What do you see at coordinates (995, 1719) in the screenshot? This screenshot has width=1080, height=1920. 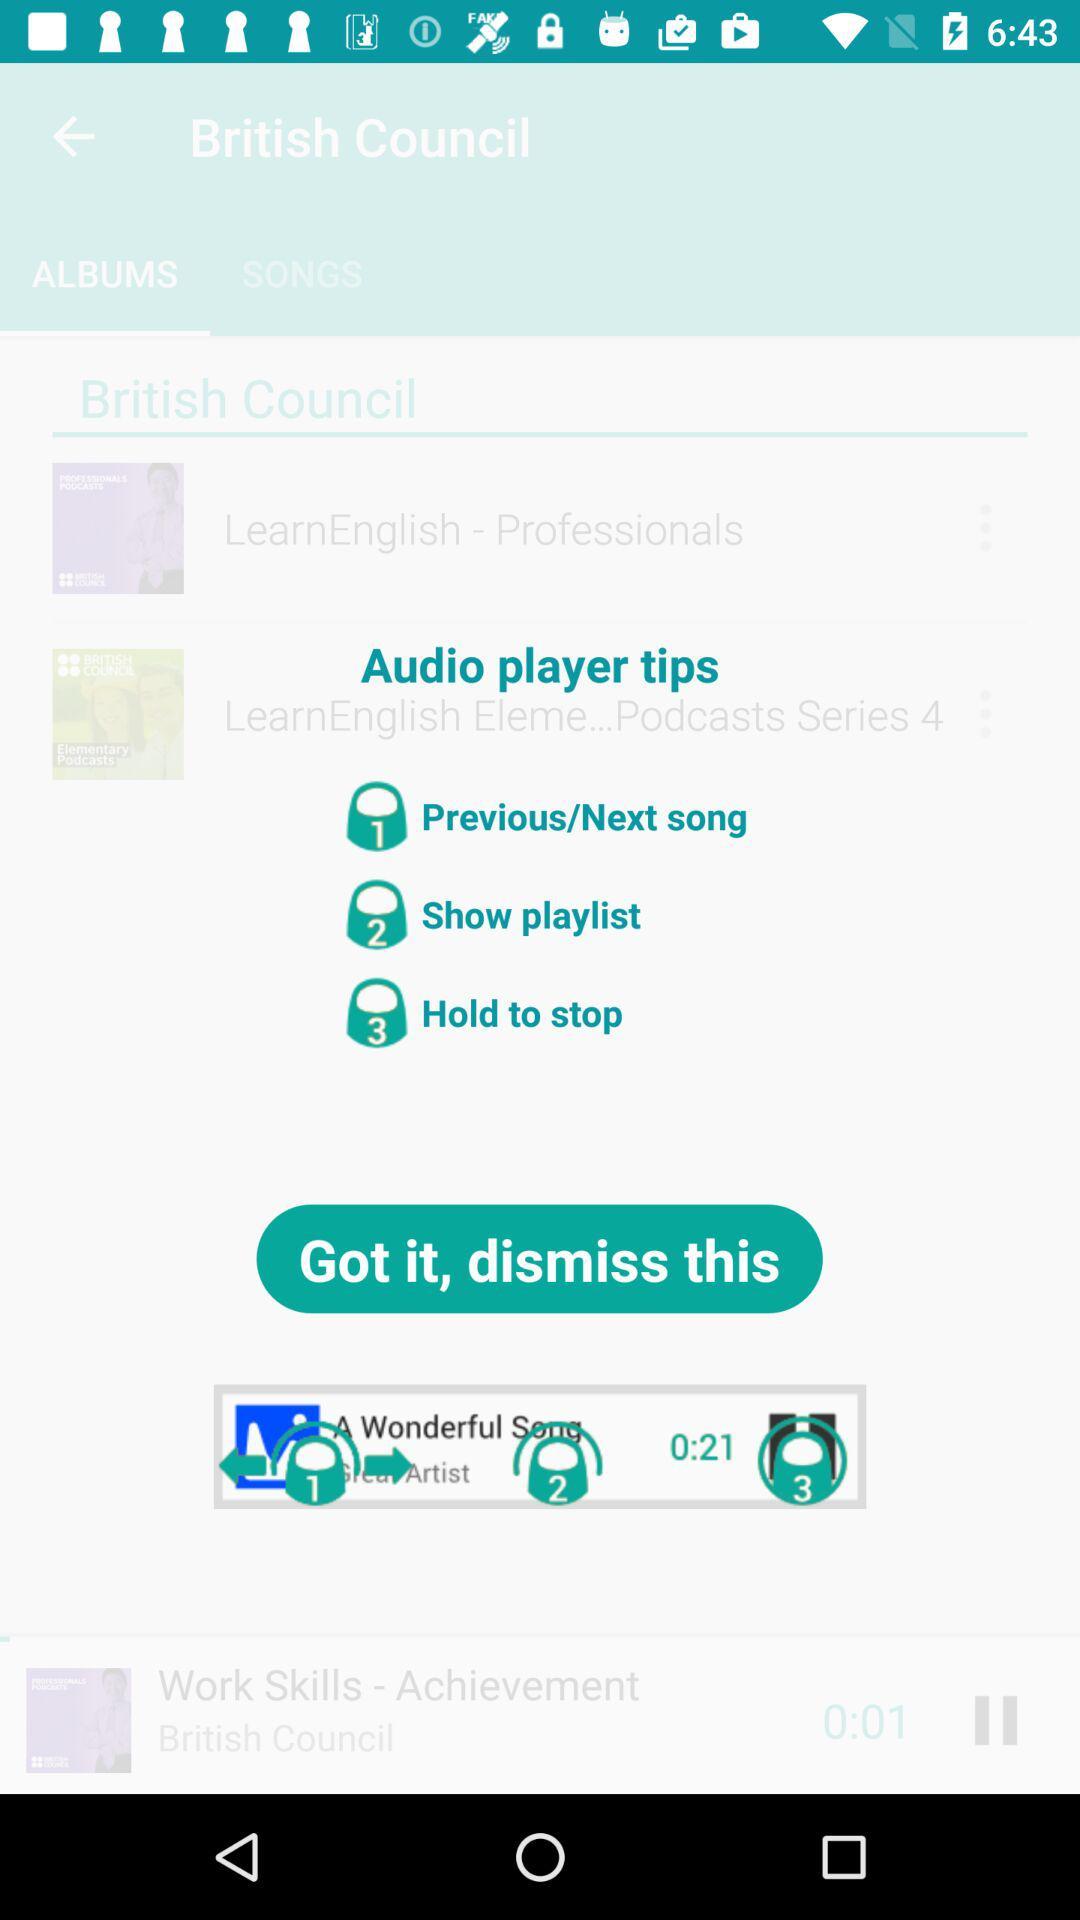 I see `the pause icon` at bounding box center [995, 1719].